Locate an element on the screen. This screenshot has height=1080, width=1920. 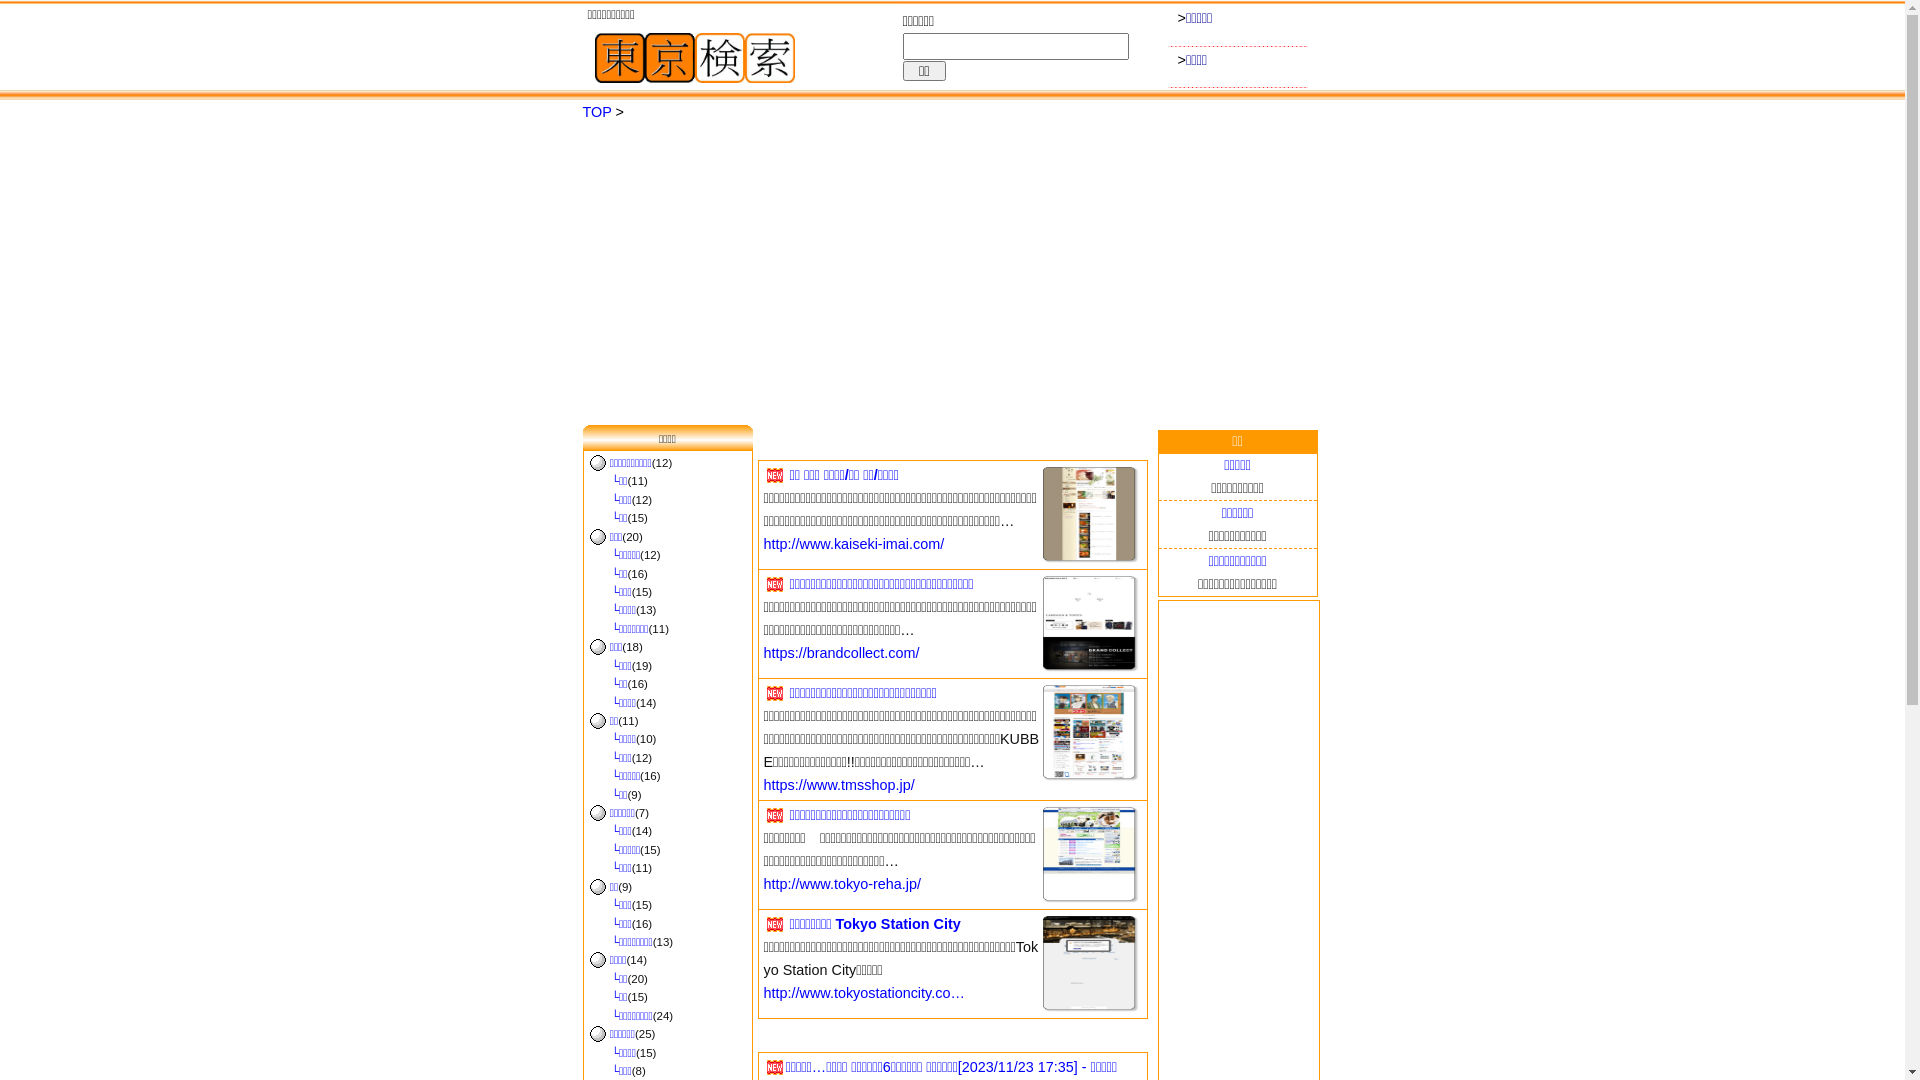
'http://www.tokyo-reha.jp/' is located at coordinates (843, 882).